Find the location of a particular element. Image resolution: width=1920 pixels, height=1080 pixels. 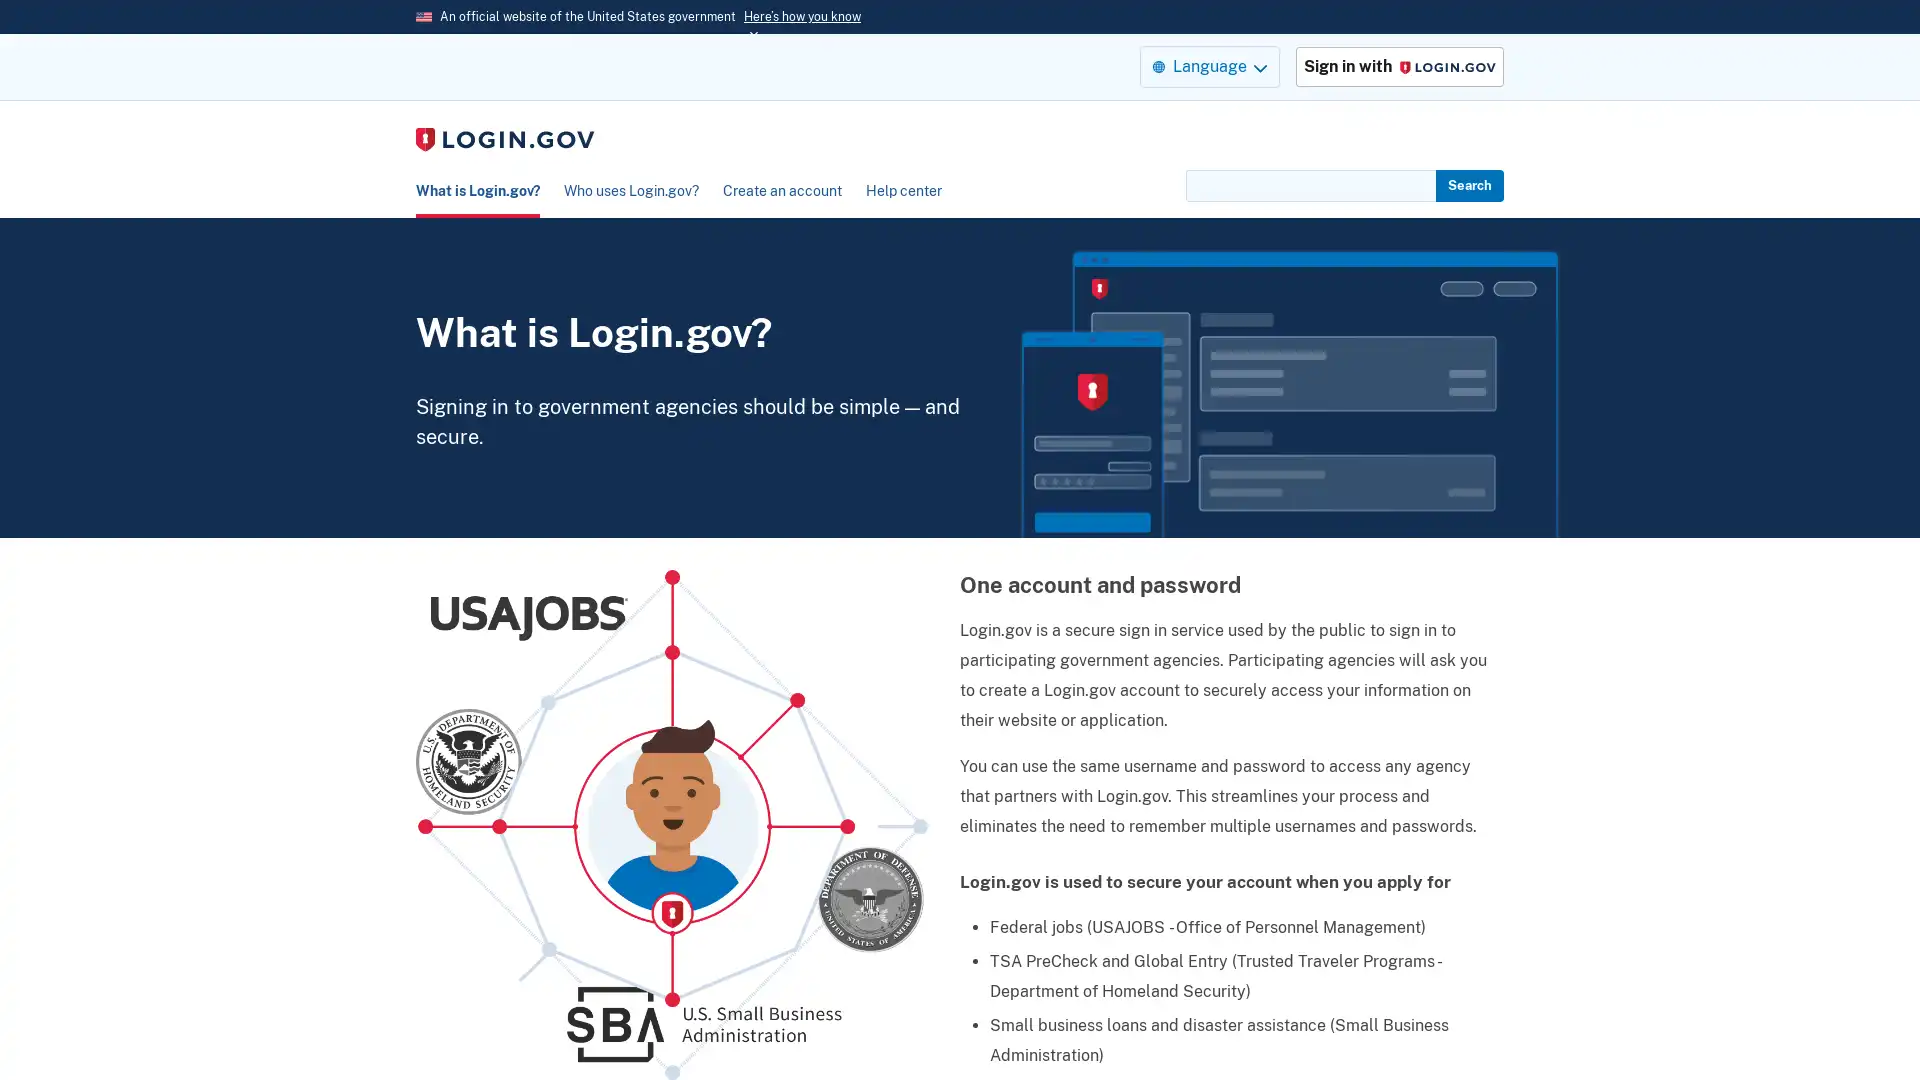

Language is located at coordinates (1208, 65).